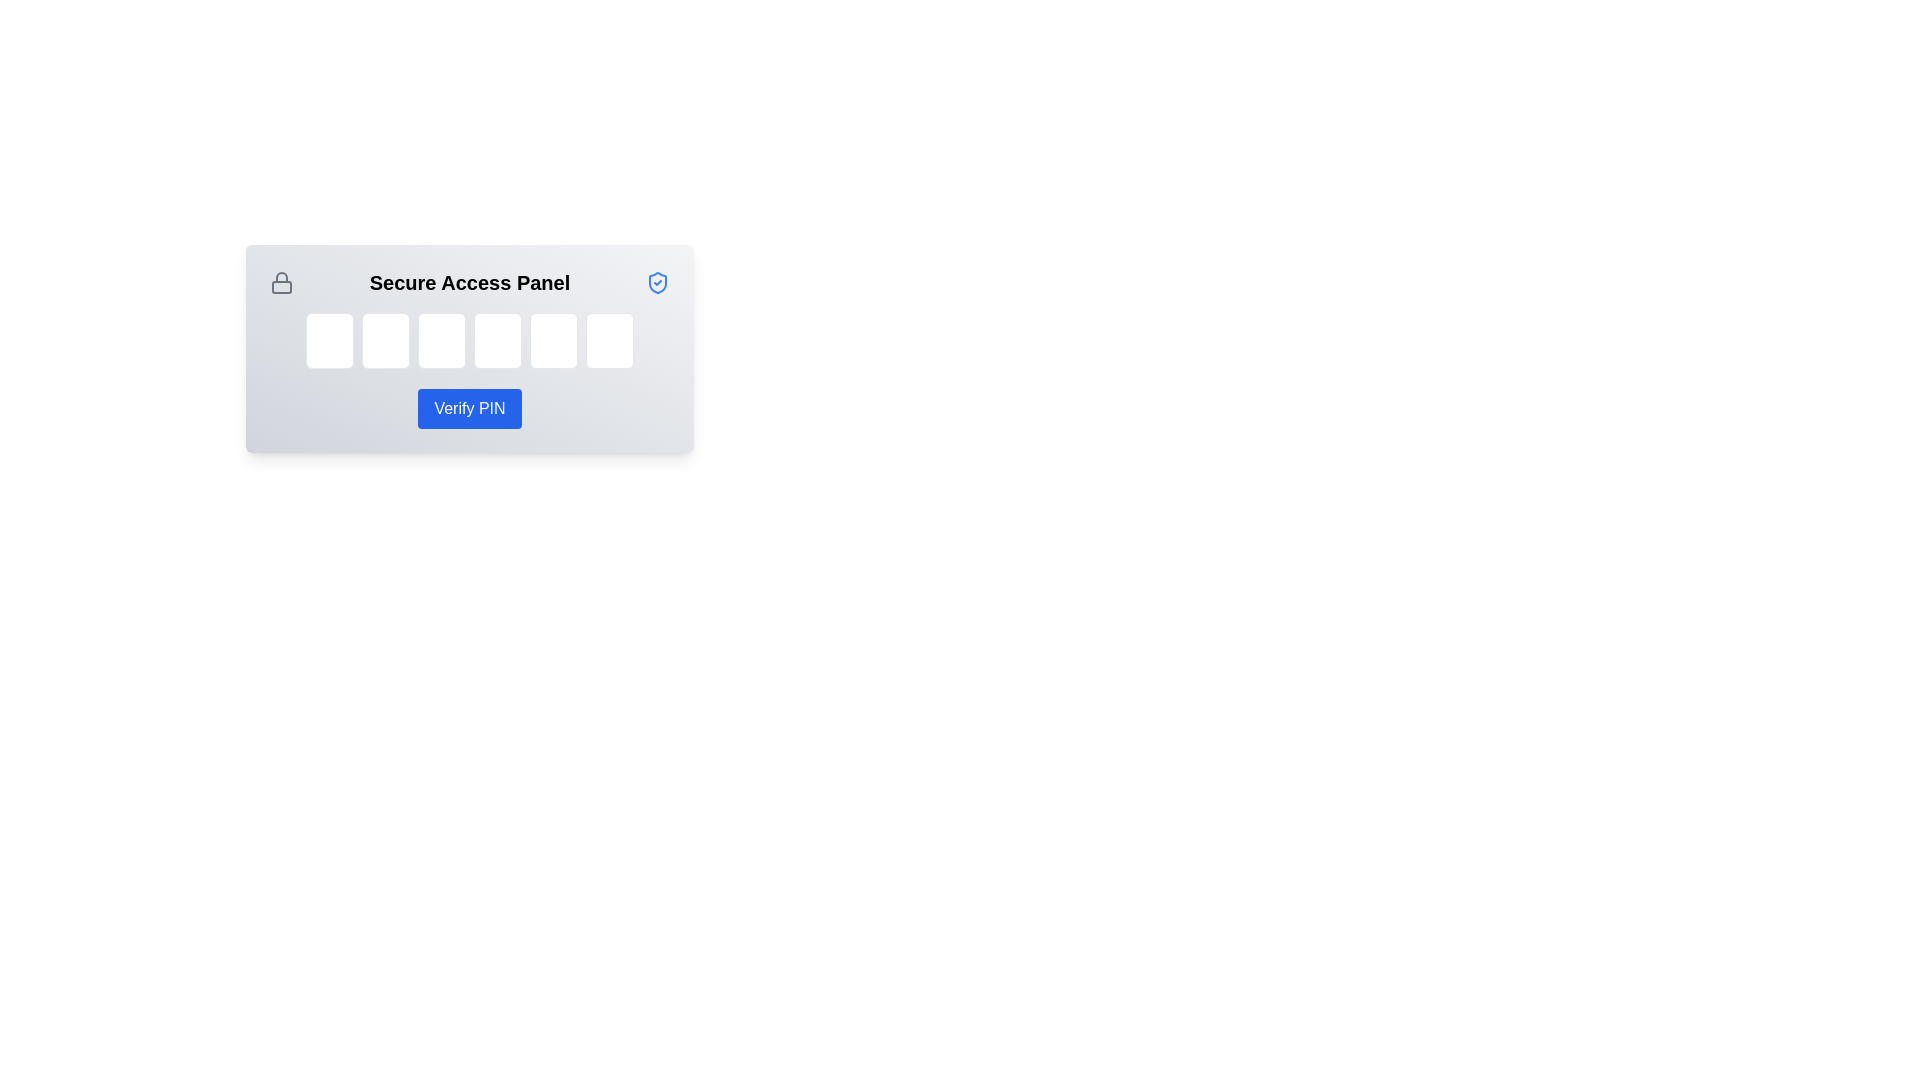 The image size is (1920, 1080). I want to click on the Password input box, which is the third box from the left in a sequence of six identical rectangular boxes with a white background and faint grey border, so click(440, 339).